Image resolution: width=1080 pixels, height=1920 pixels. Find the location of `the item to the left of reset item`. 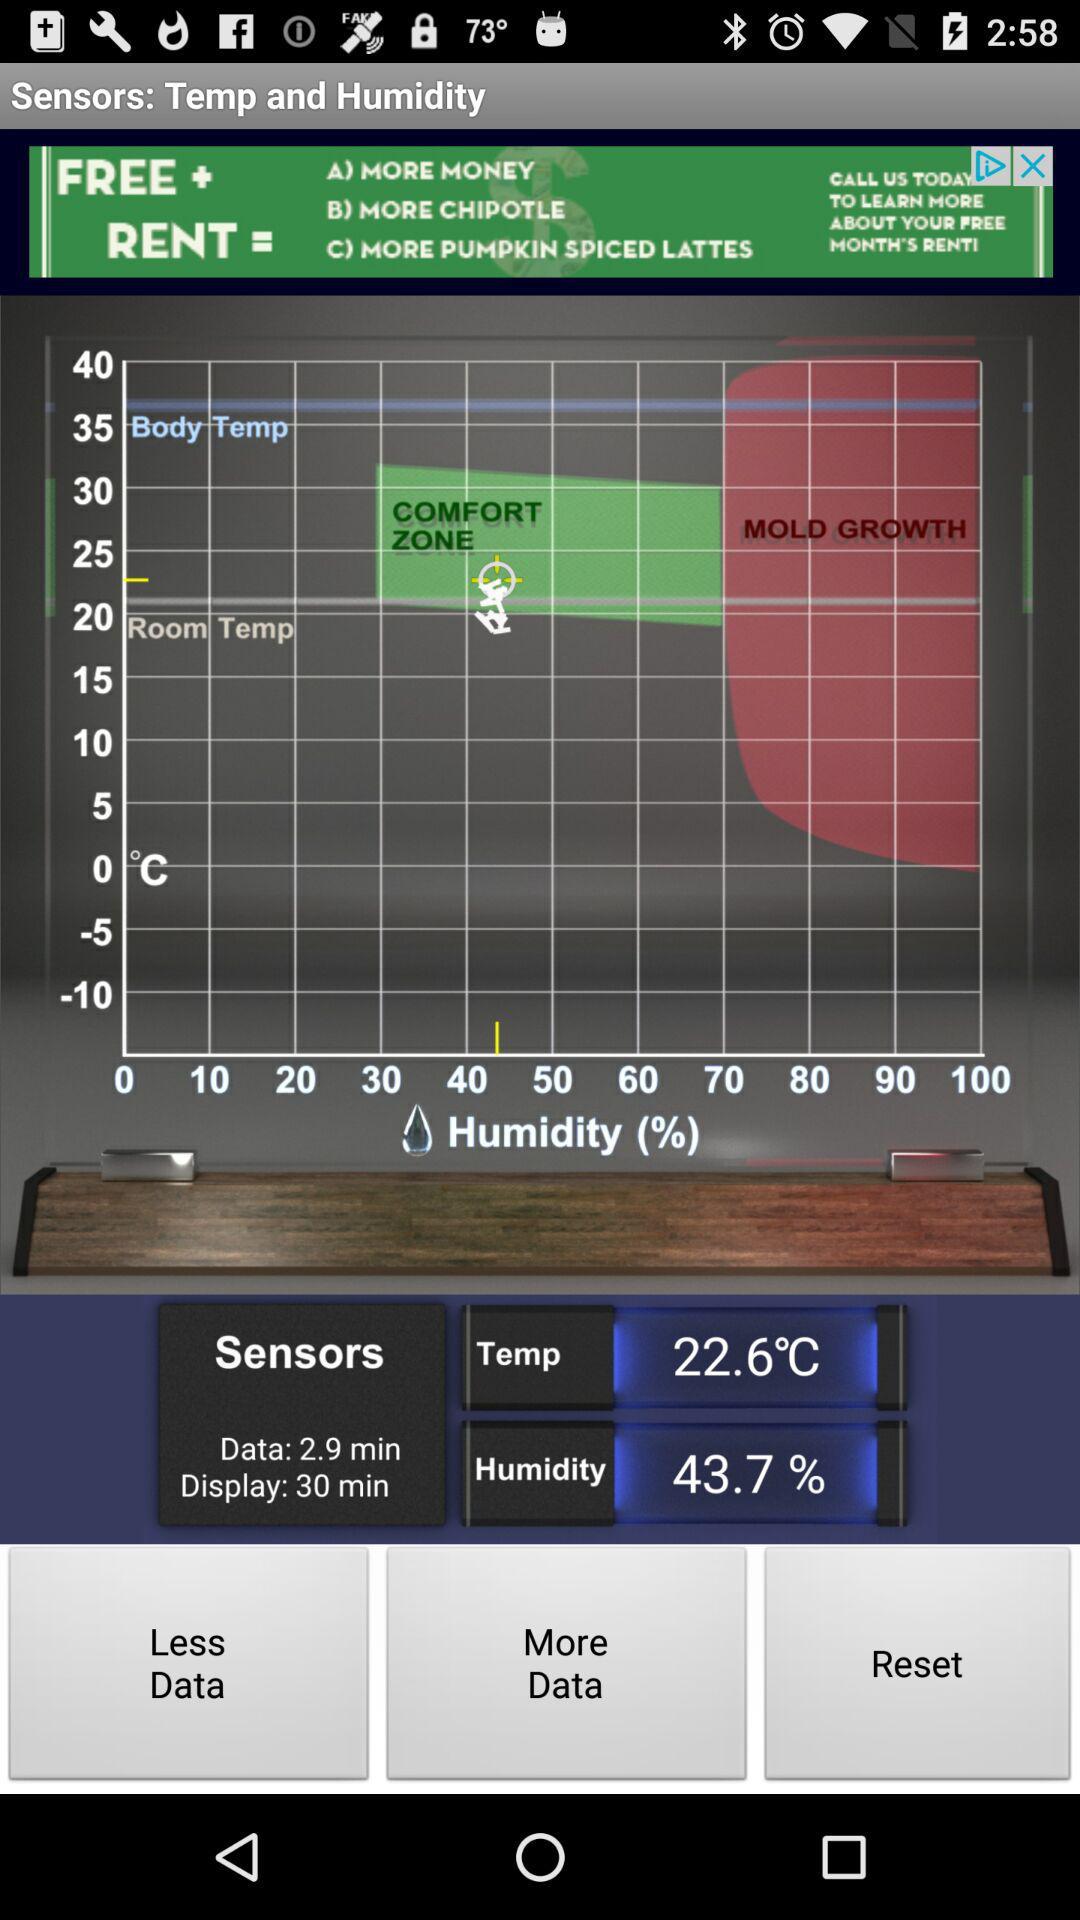

the item to the left of reset item is located at coordinates (567, 1669).